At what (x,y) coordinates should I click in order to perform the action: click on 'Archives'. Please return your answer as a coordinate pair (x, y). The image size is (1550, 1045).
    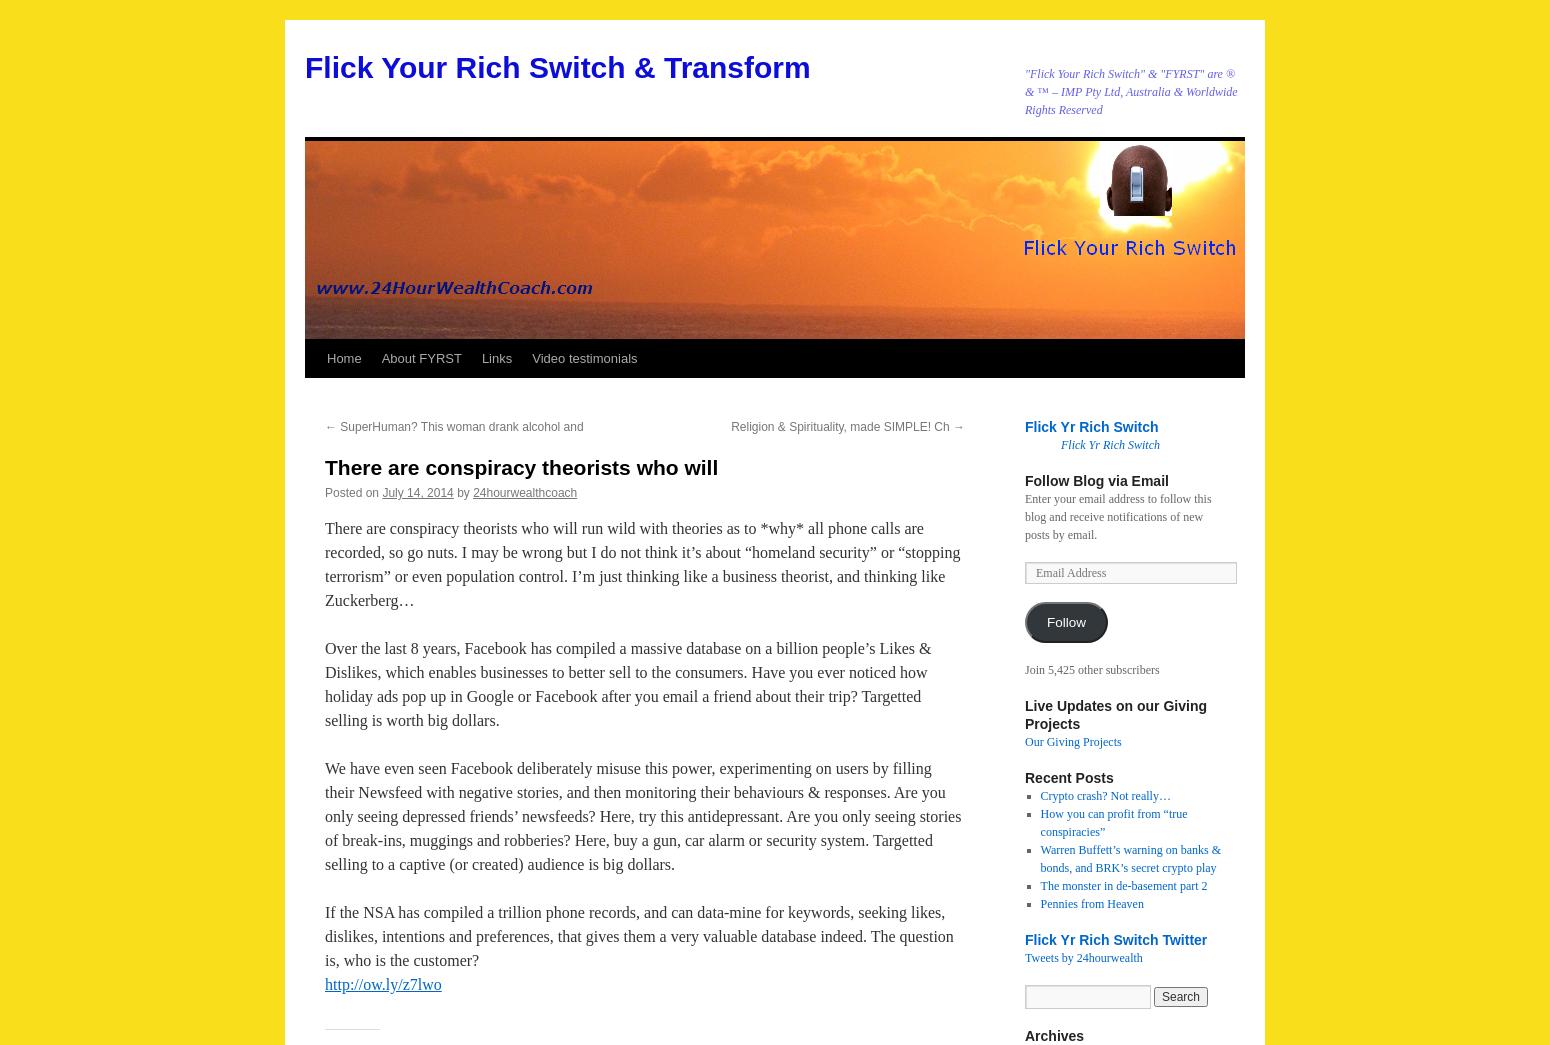
    Looking at the image, I should click on (1054, 1036).